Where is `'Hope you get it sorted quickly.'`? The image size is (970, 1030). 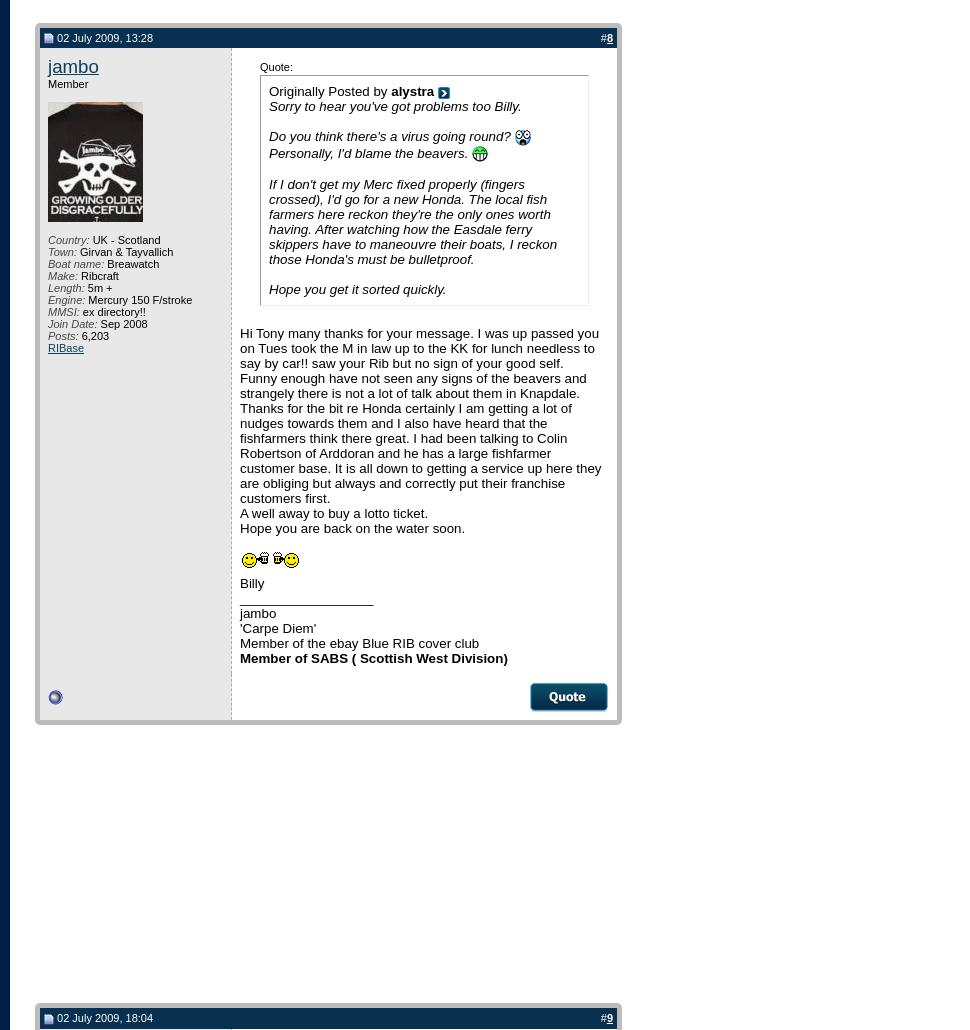
'Hope you get it sorted quickly.' is located at coordinates (356, 288).